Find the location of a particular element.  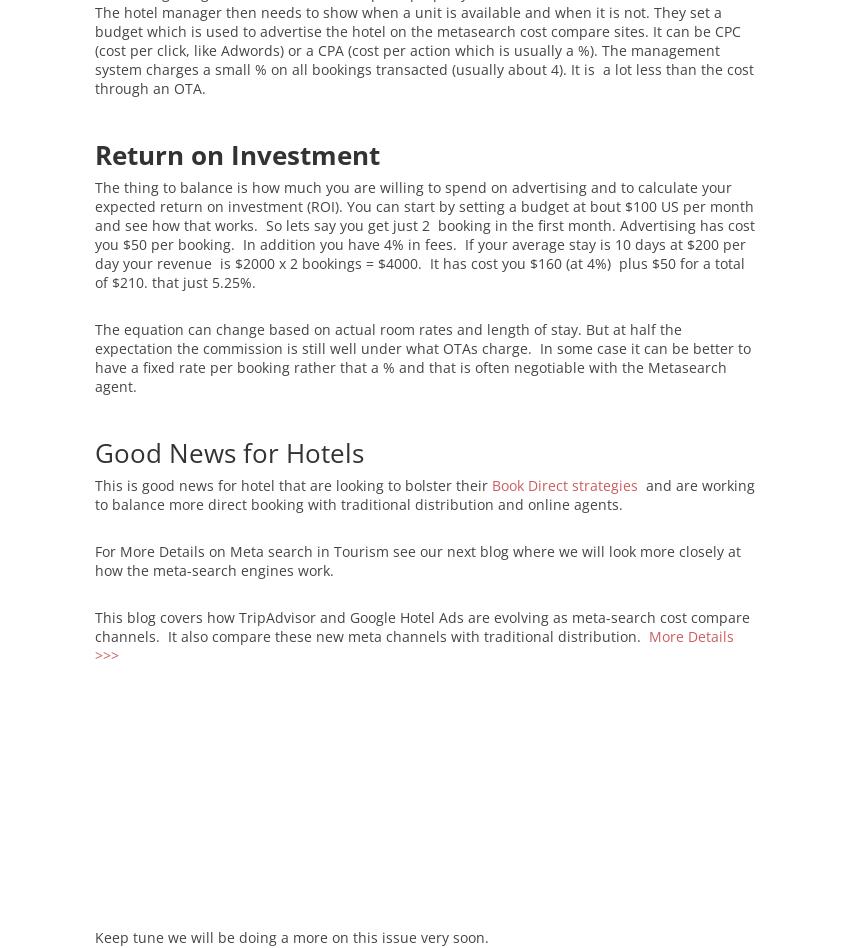

'Return on Investment' is located at coordinates (237, 153).